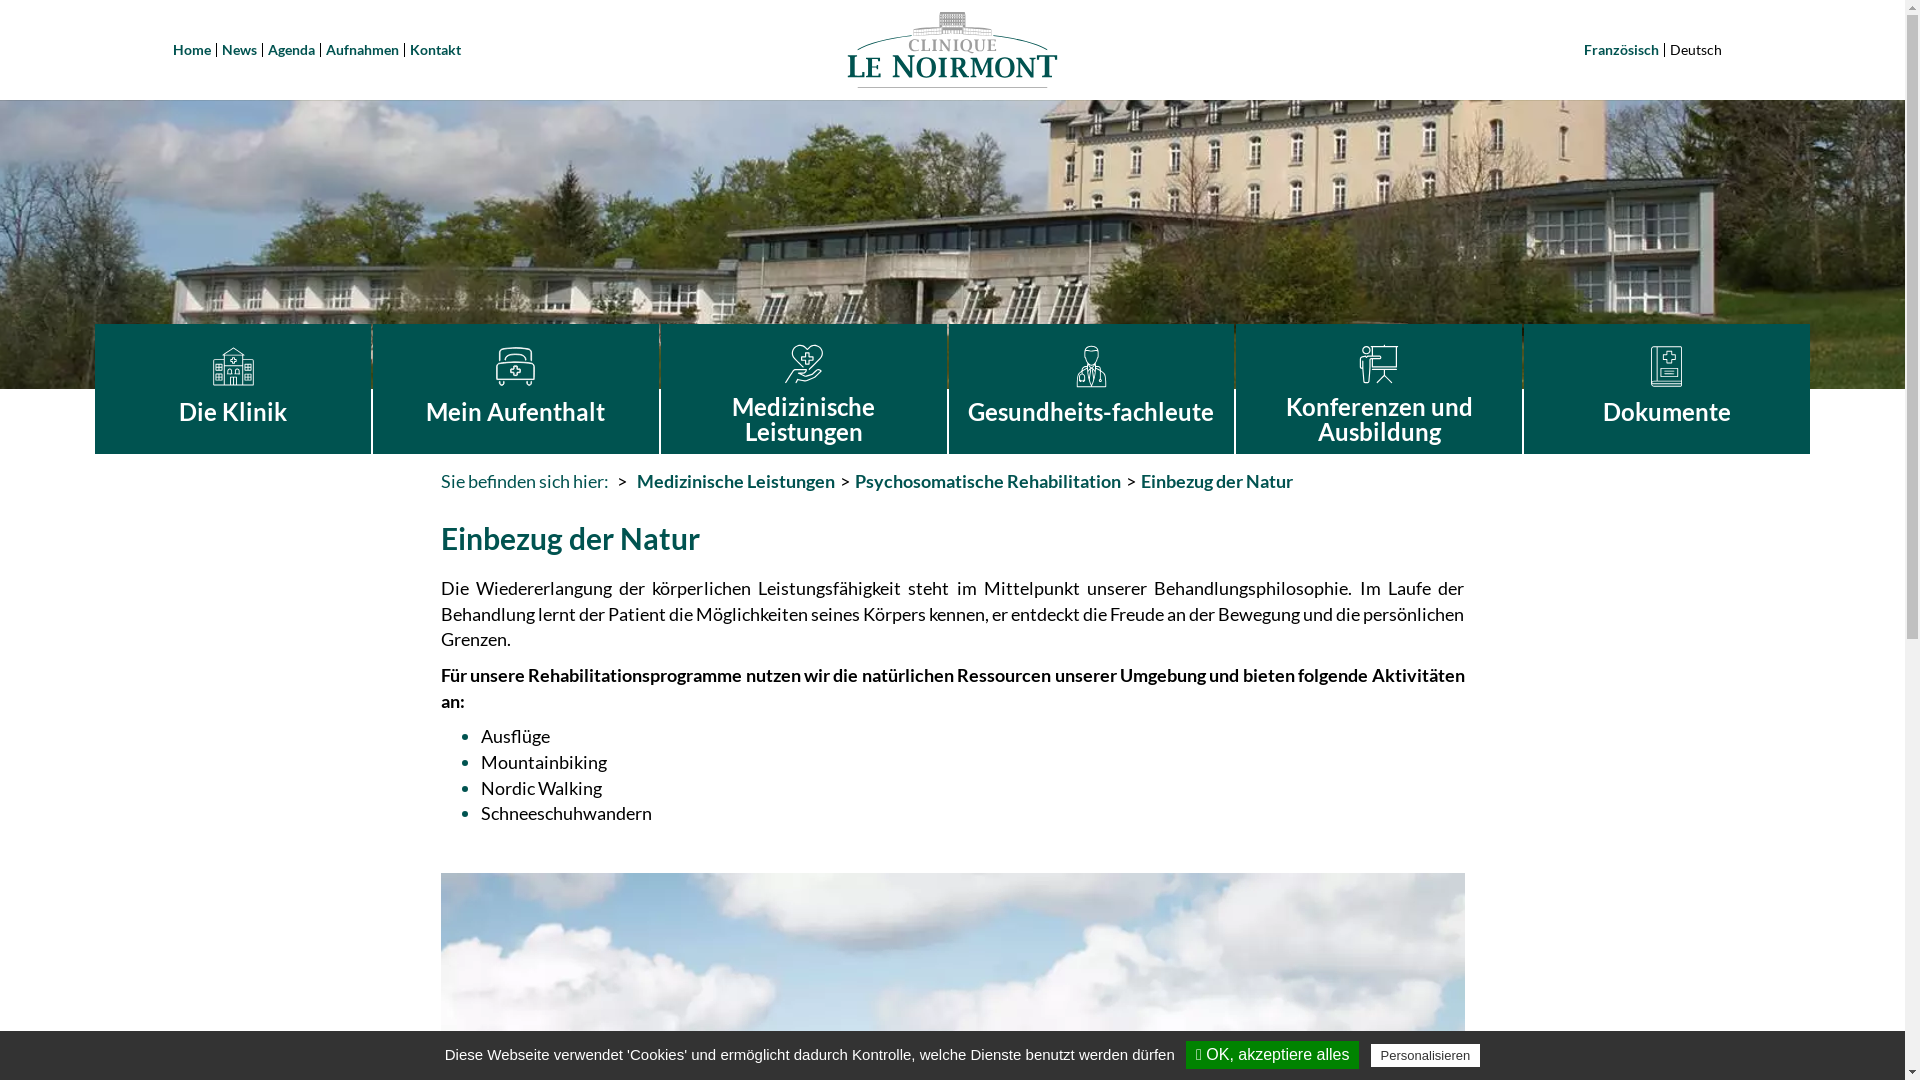 The width and height of the screenshot is (1920, 1080). Describe the element at coordinates (233, 389) in the screenshot. I see `'Die Klinik'` at that location.